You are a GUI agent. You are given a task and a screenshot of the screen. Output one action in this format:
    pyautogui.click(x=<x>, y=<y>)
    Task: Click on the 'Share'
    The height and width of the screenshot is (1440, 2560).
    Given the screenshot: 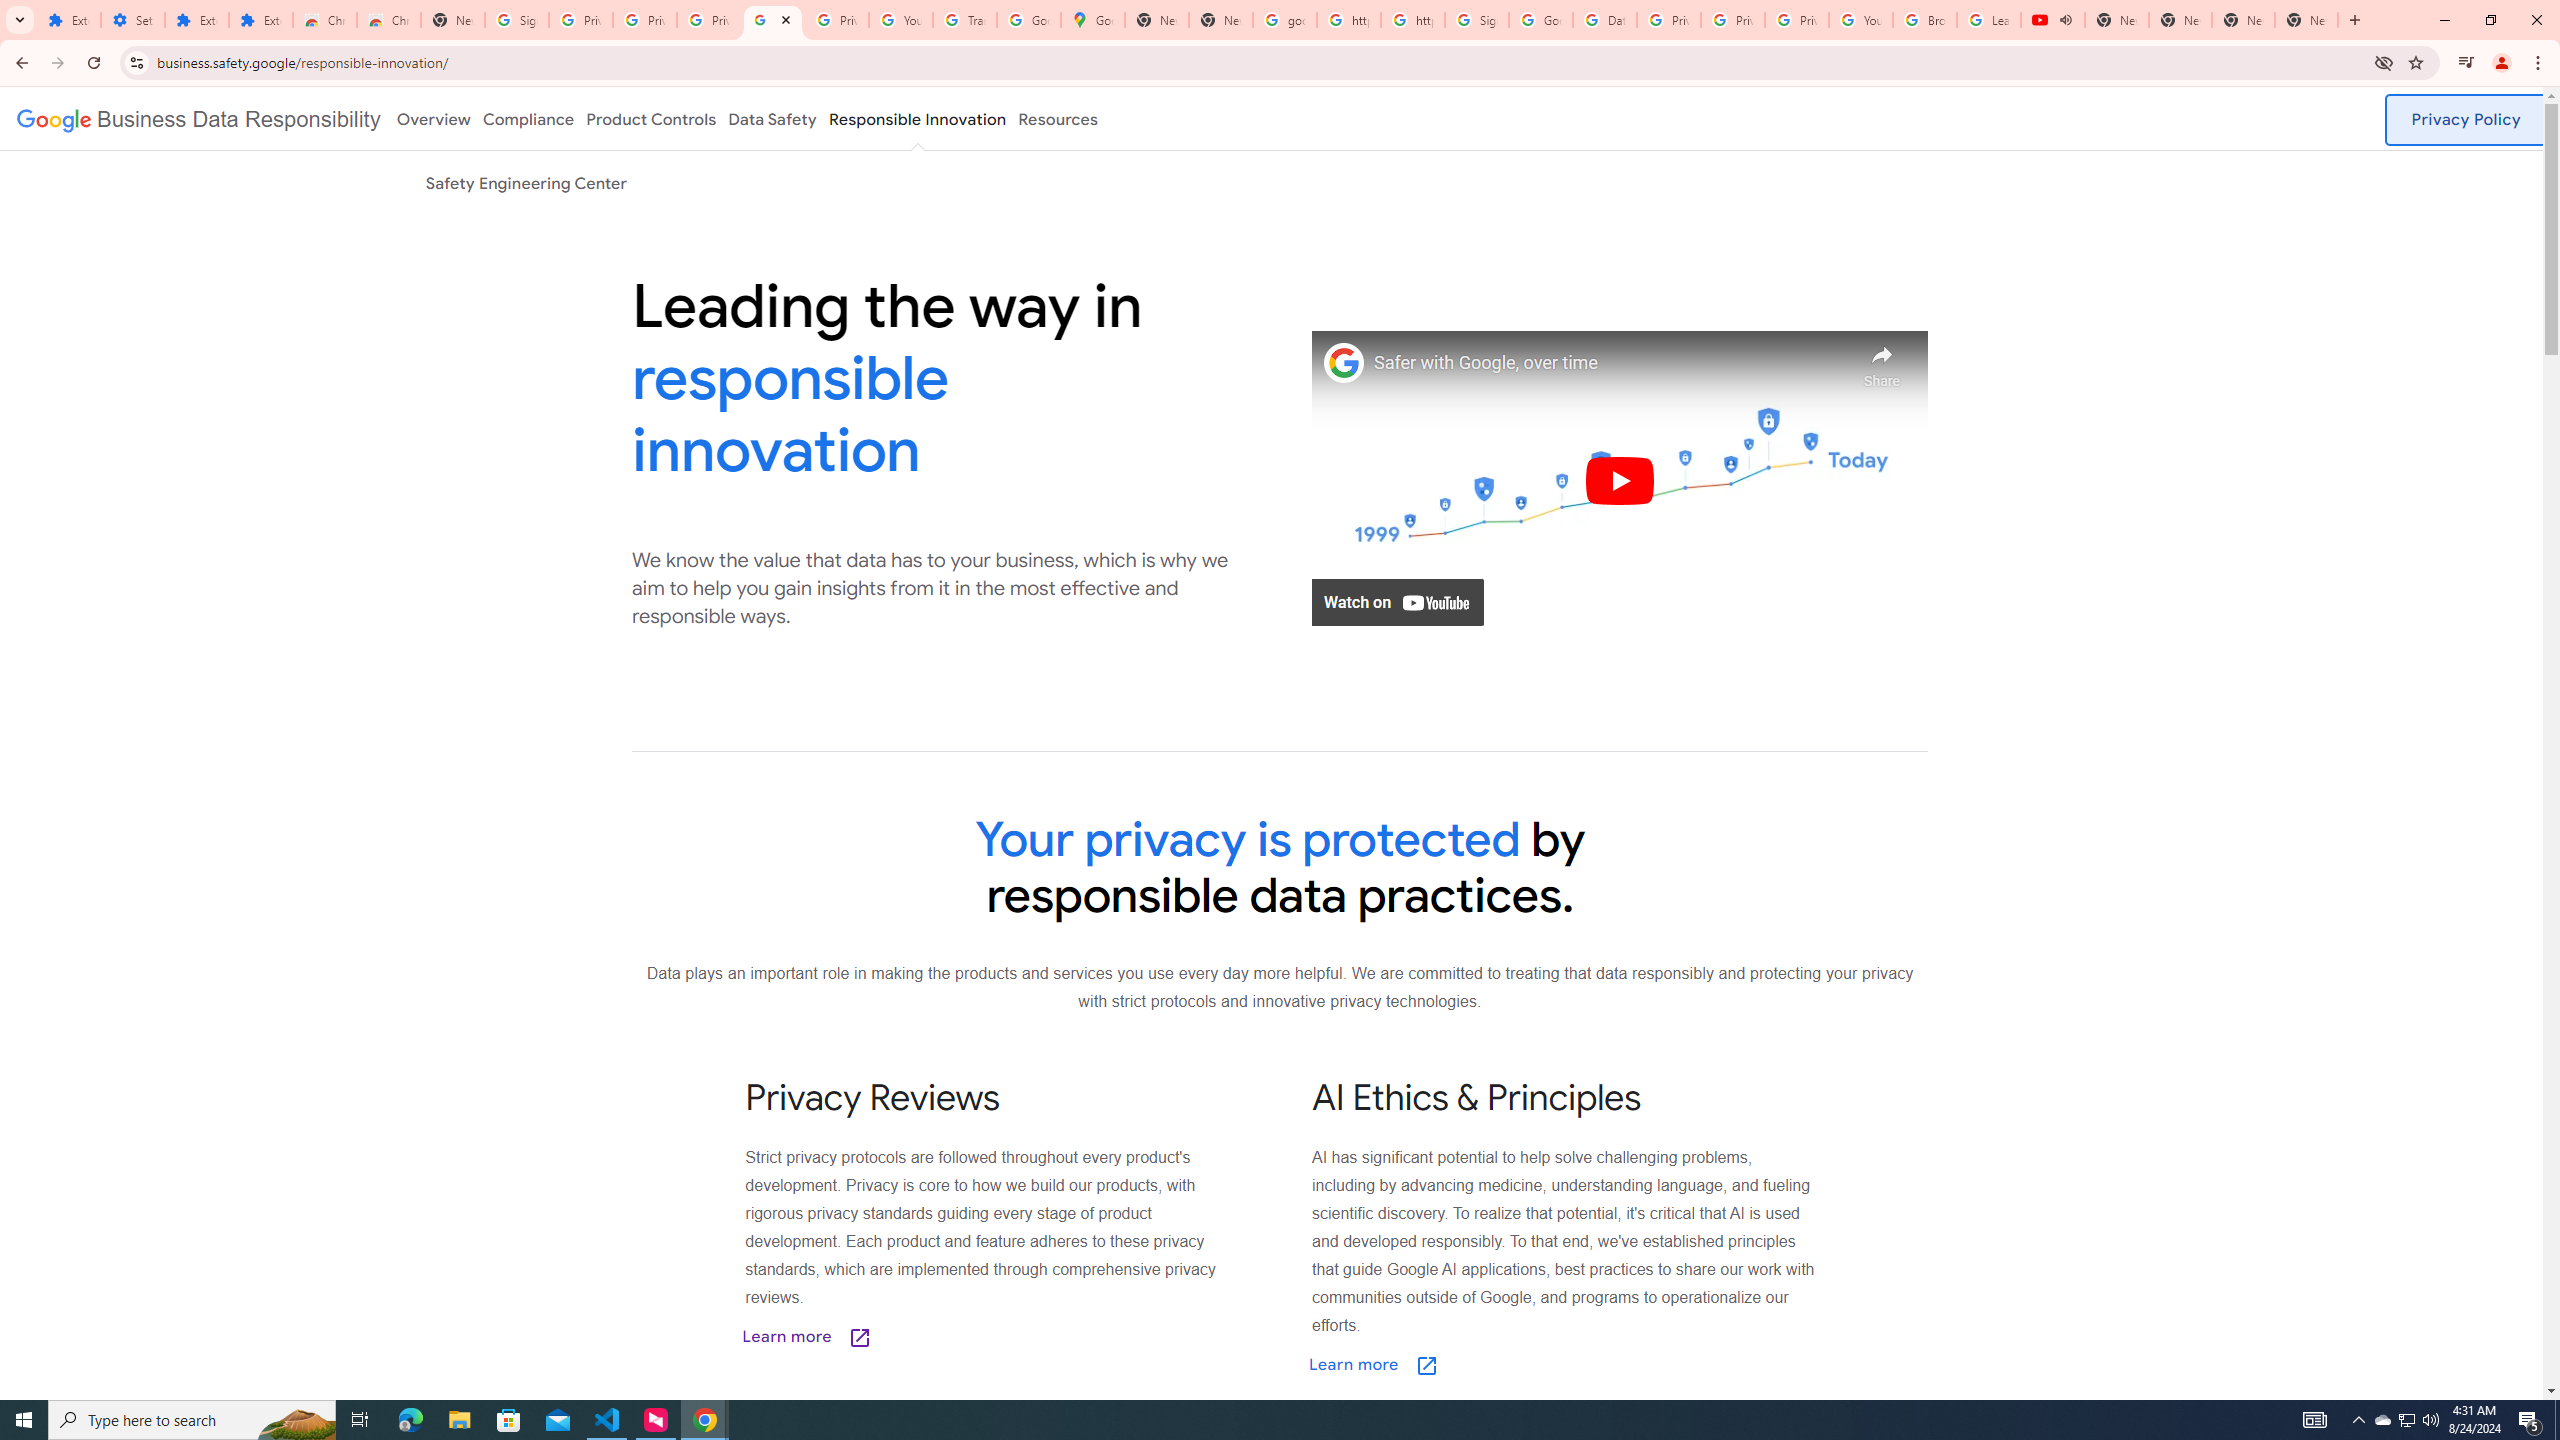 What is the action you would take?
    pyautogui.click(x=1882, y=360)
    